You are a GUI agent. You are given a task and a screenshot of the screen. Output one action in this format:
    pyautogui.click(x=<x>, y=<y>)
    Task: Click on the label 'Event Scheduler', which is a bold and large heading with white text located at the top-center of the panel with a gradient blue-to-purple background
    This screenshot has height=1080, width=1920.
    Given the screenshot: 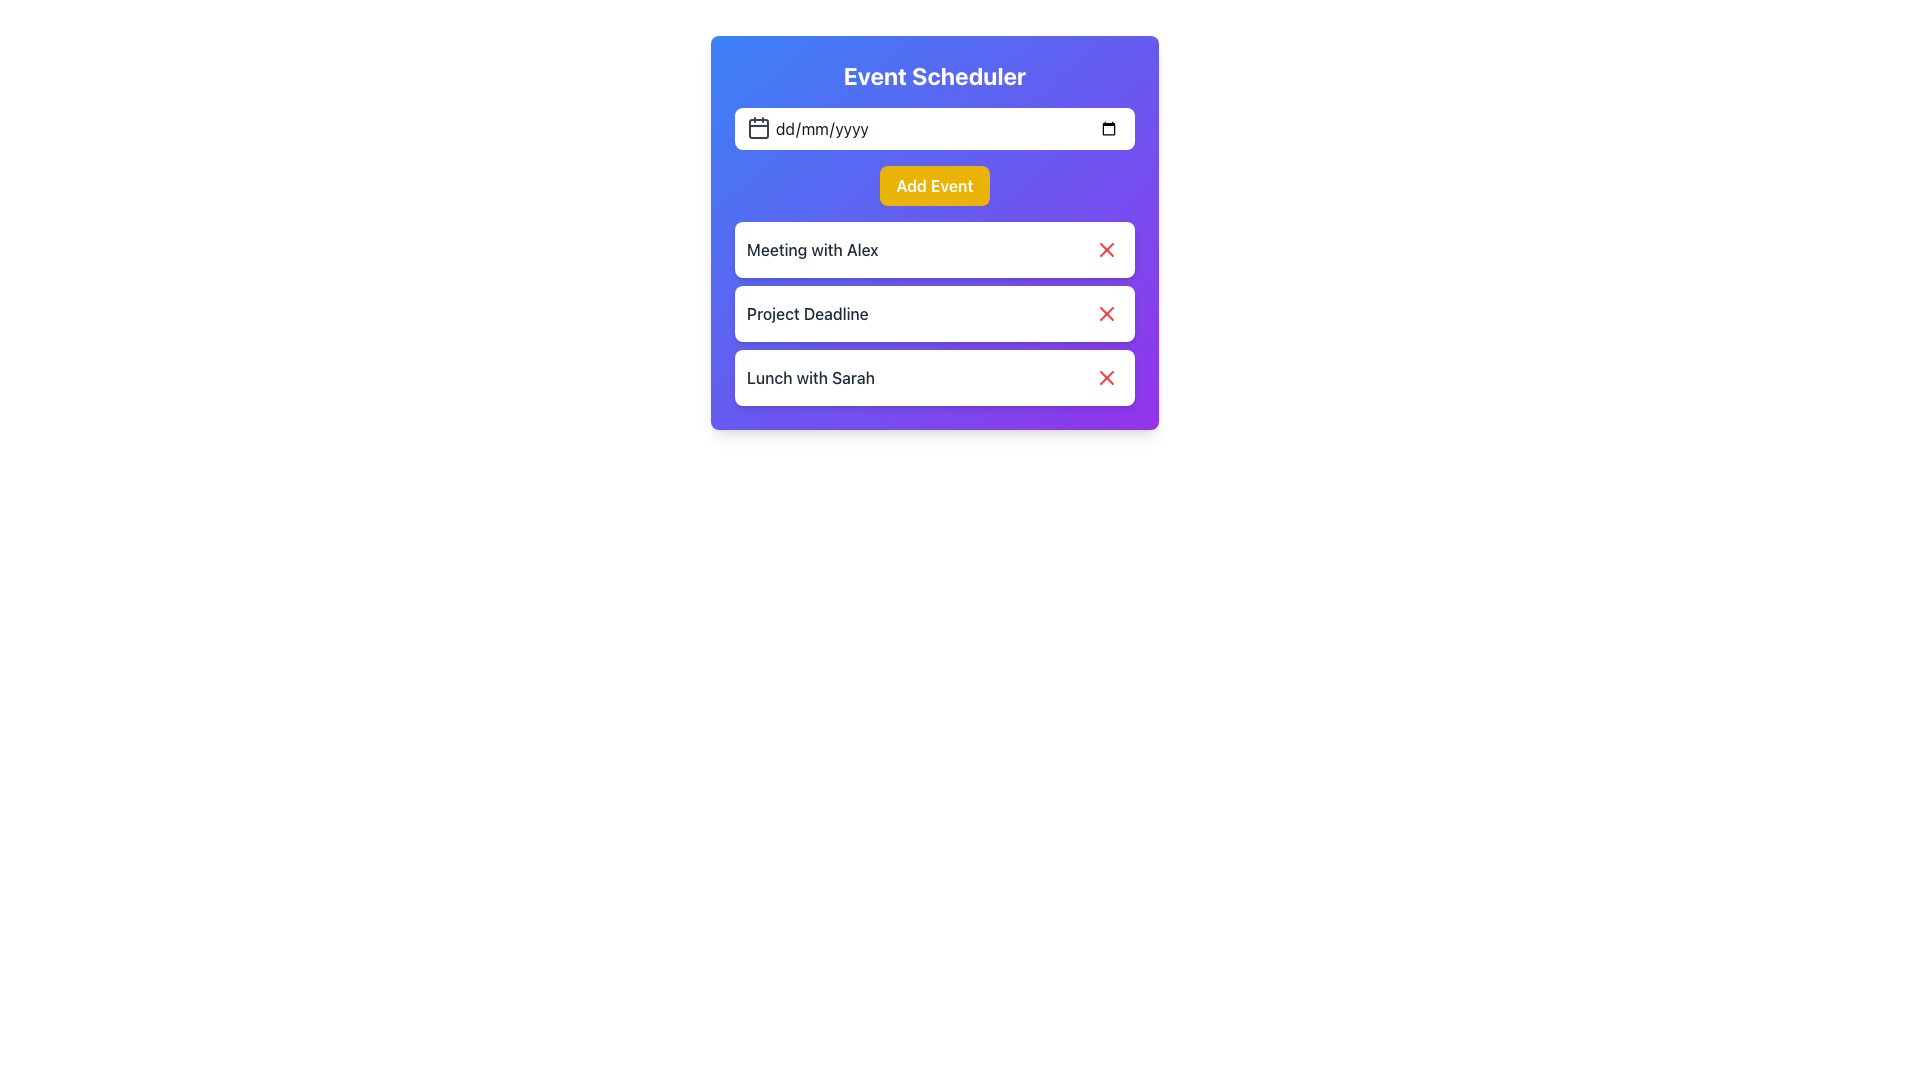 What is the action you would take?
    pyautogui.click(x=934, y=75)
    